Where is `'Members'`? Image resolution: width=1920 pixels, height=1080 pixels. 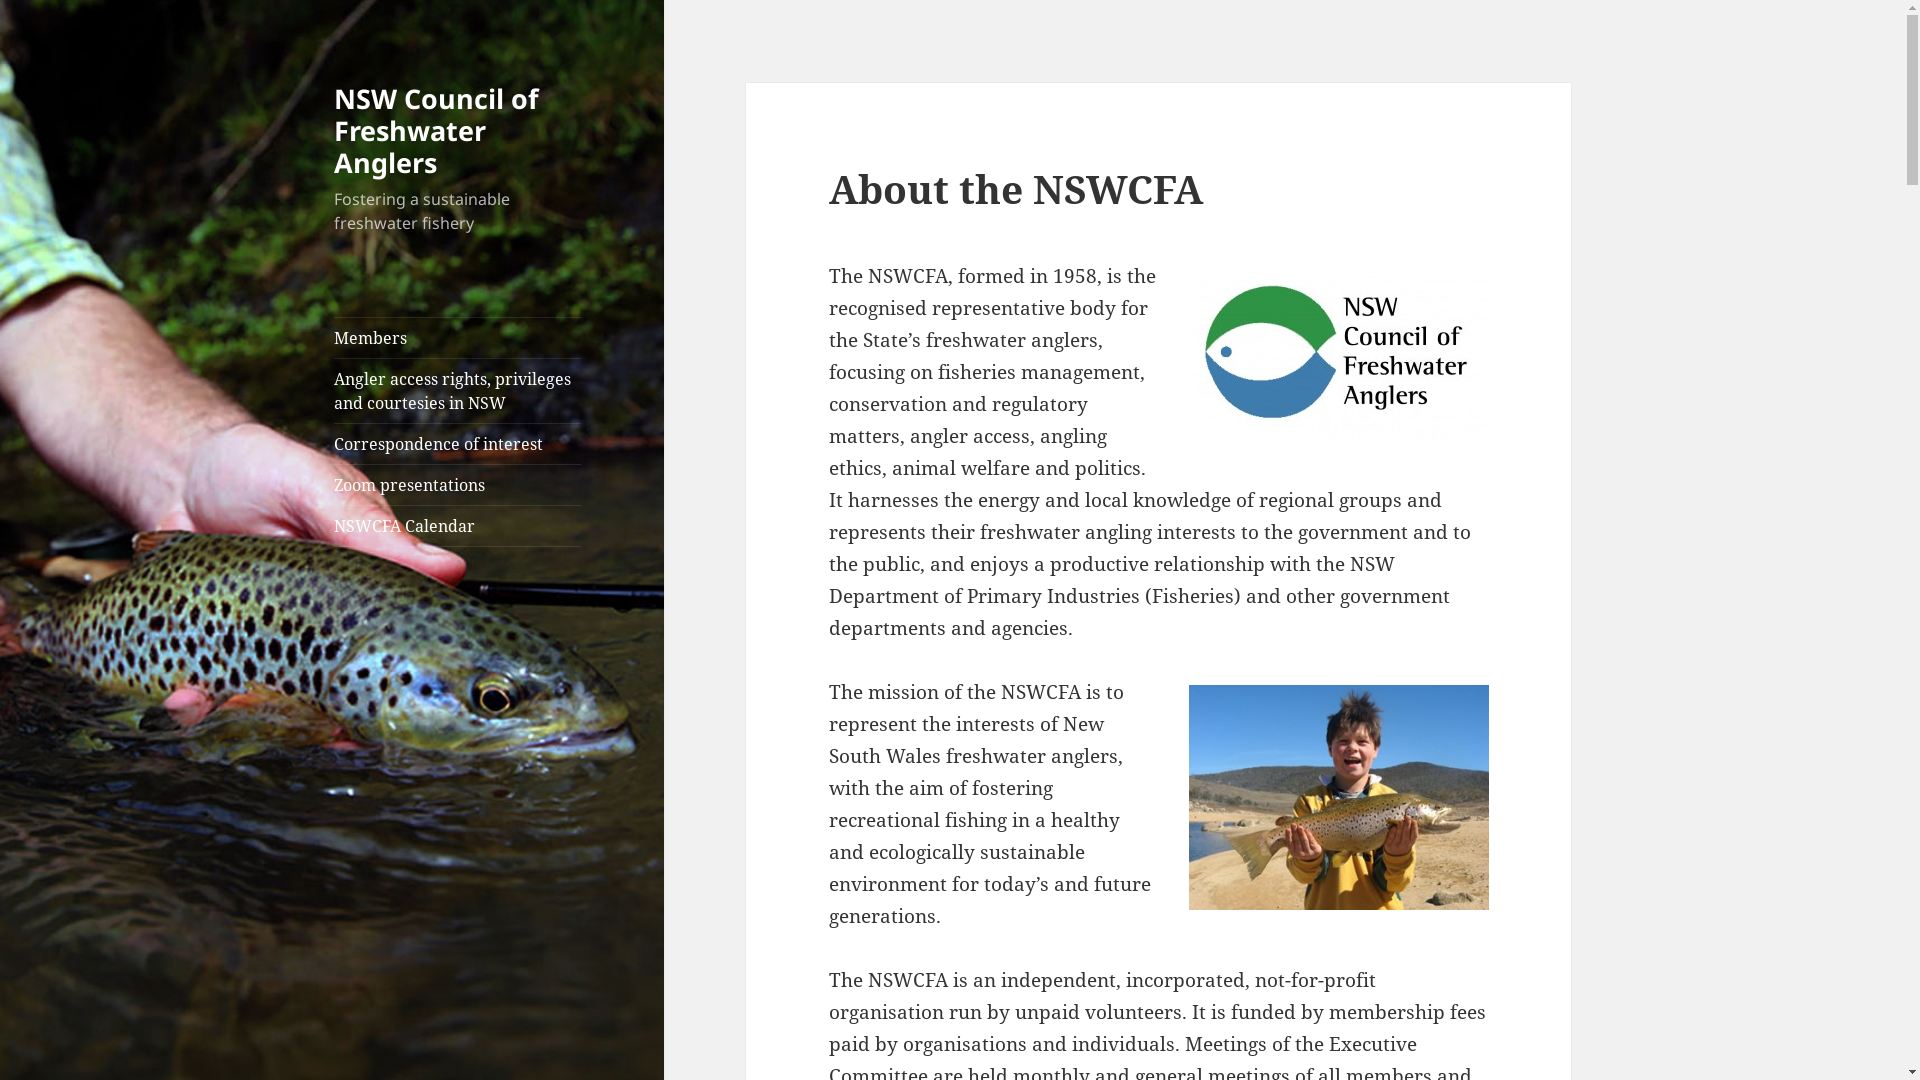
'Members' is located at coordinates (456, 337).